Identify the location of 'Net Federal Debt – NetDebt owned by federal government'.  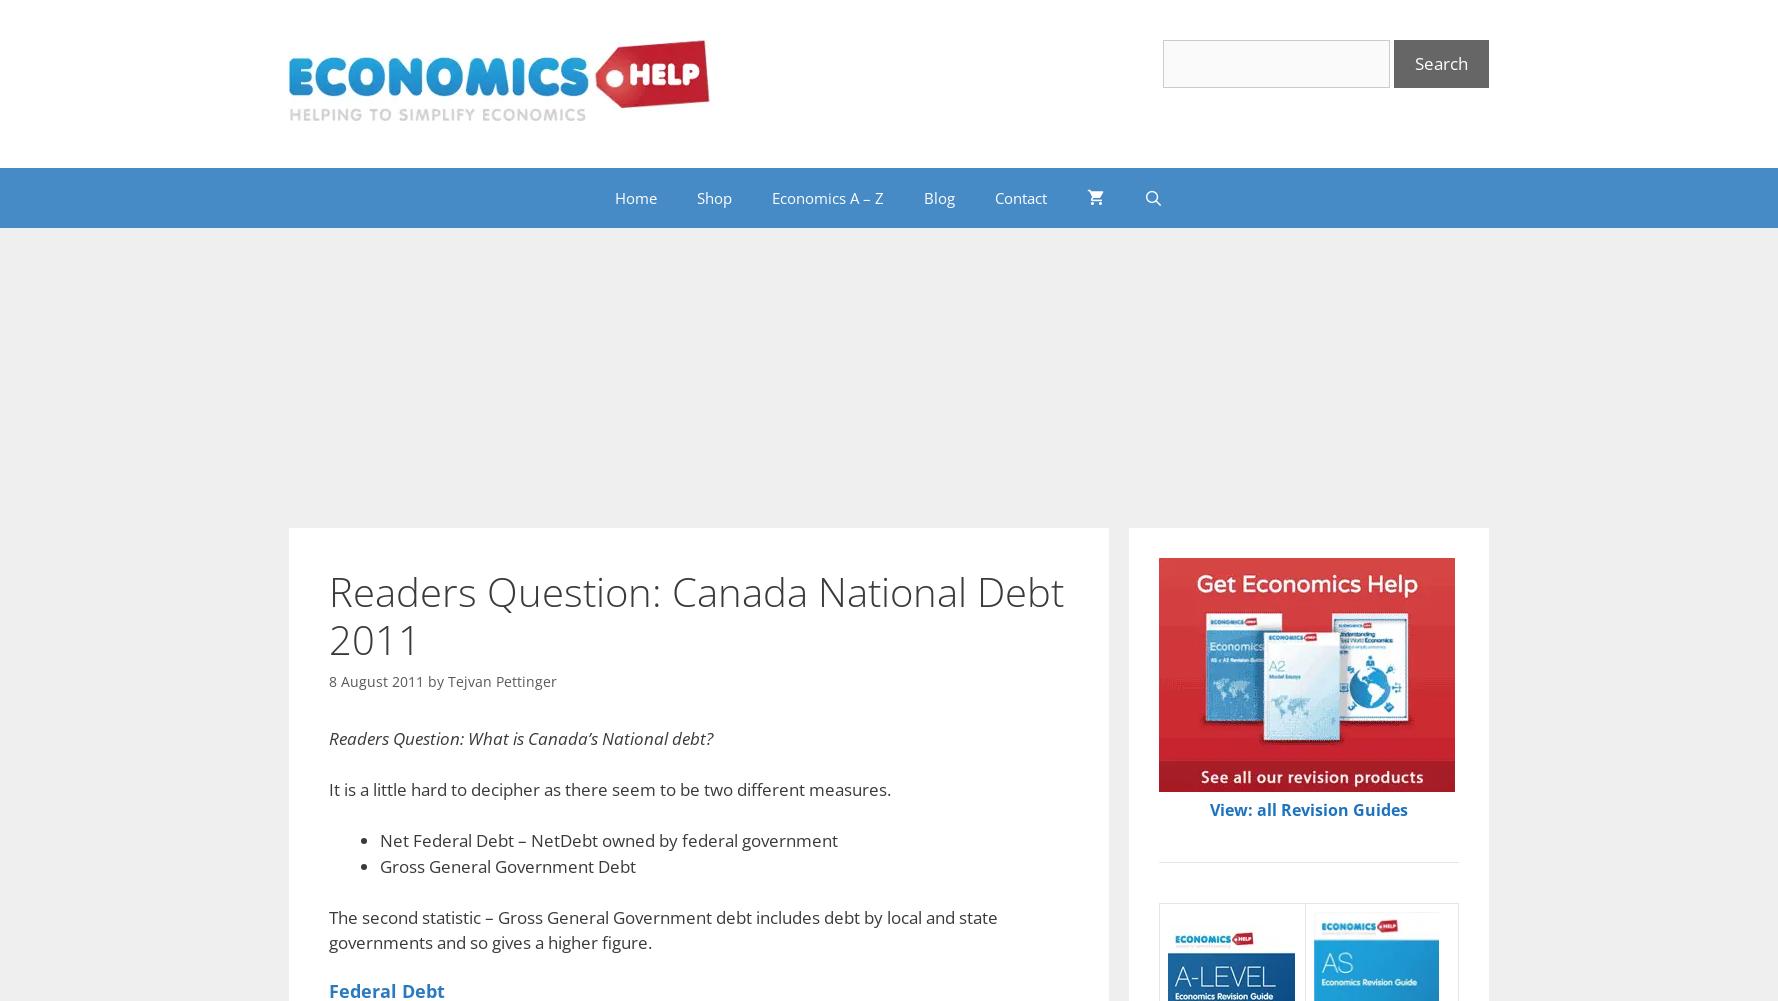
(607, 839).